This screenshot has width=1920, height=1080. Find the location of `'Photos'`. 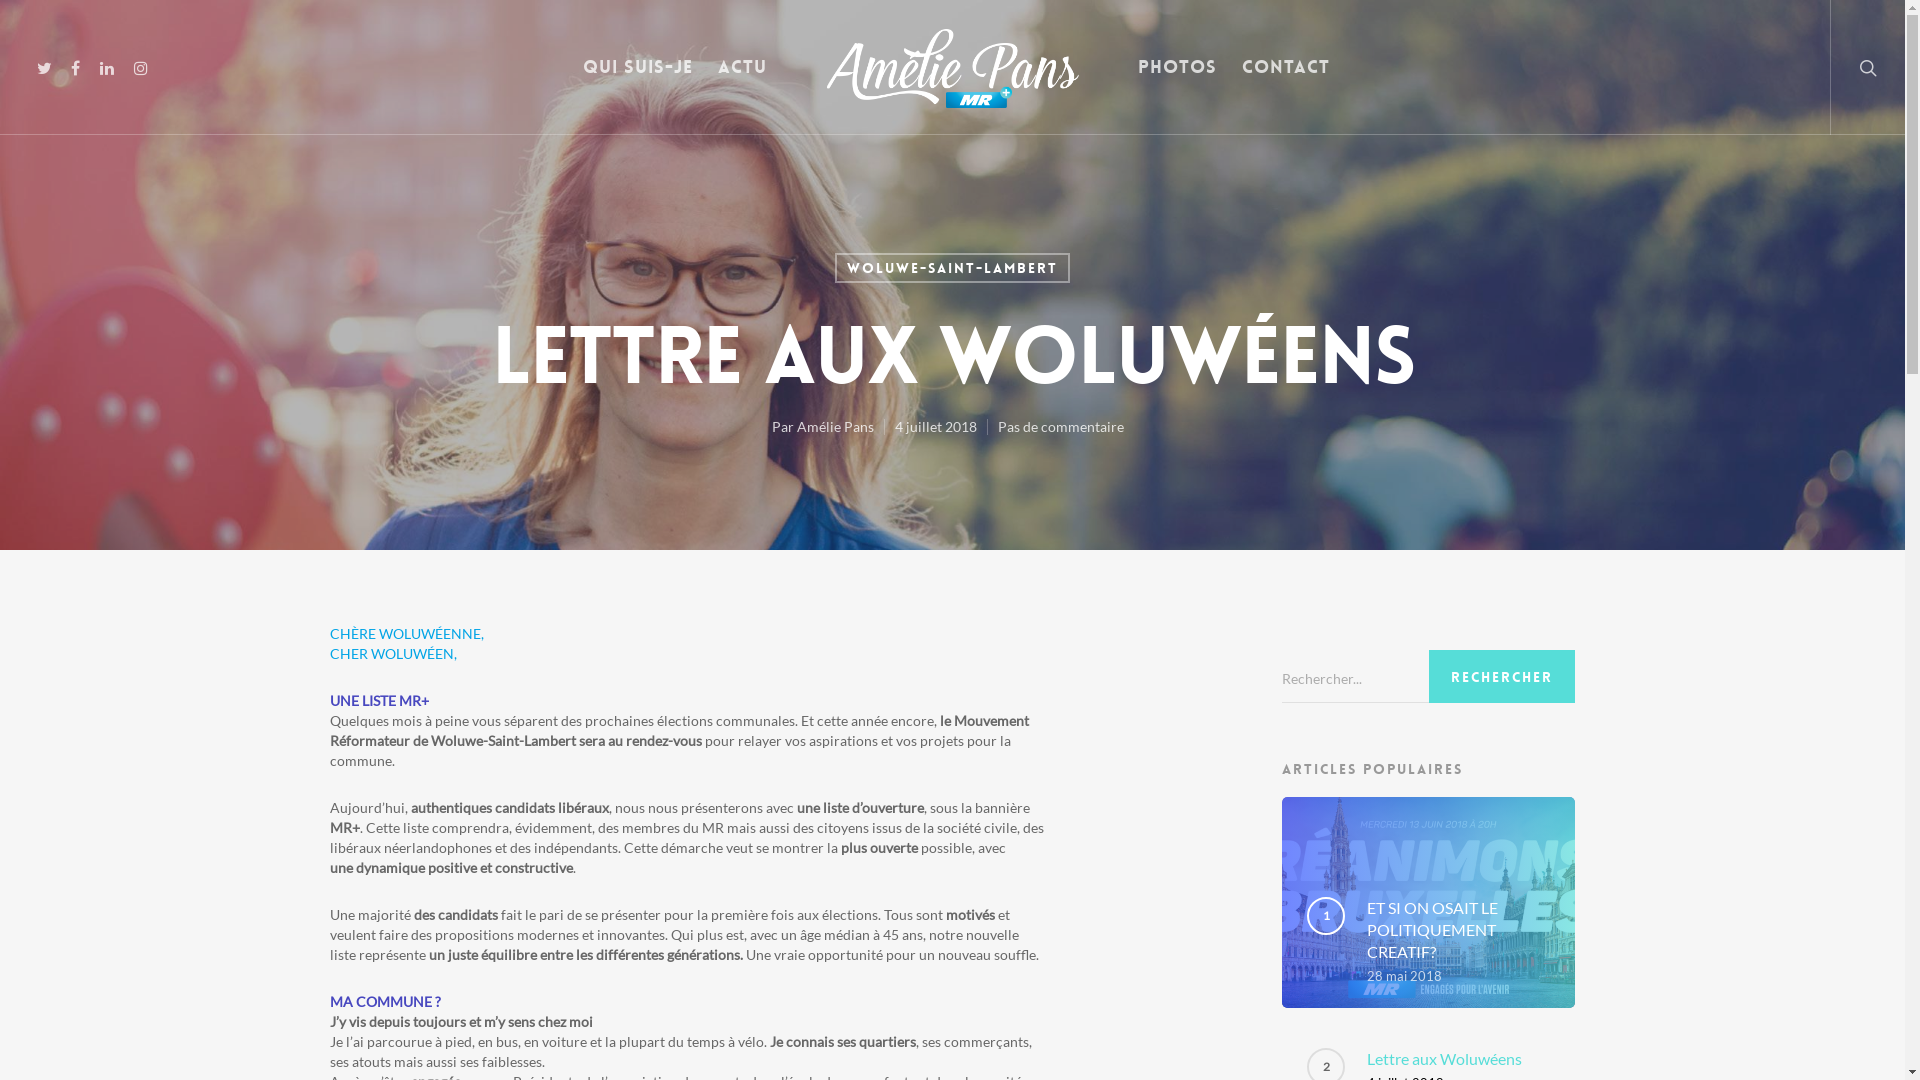

'Photos' is located at coordinates (1177, 80).